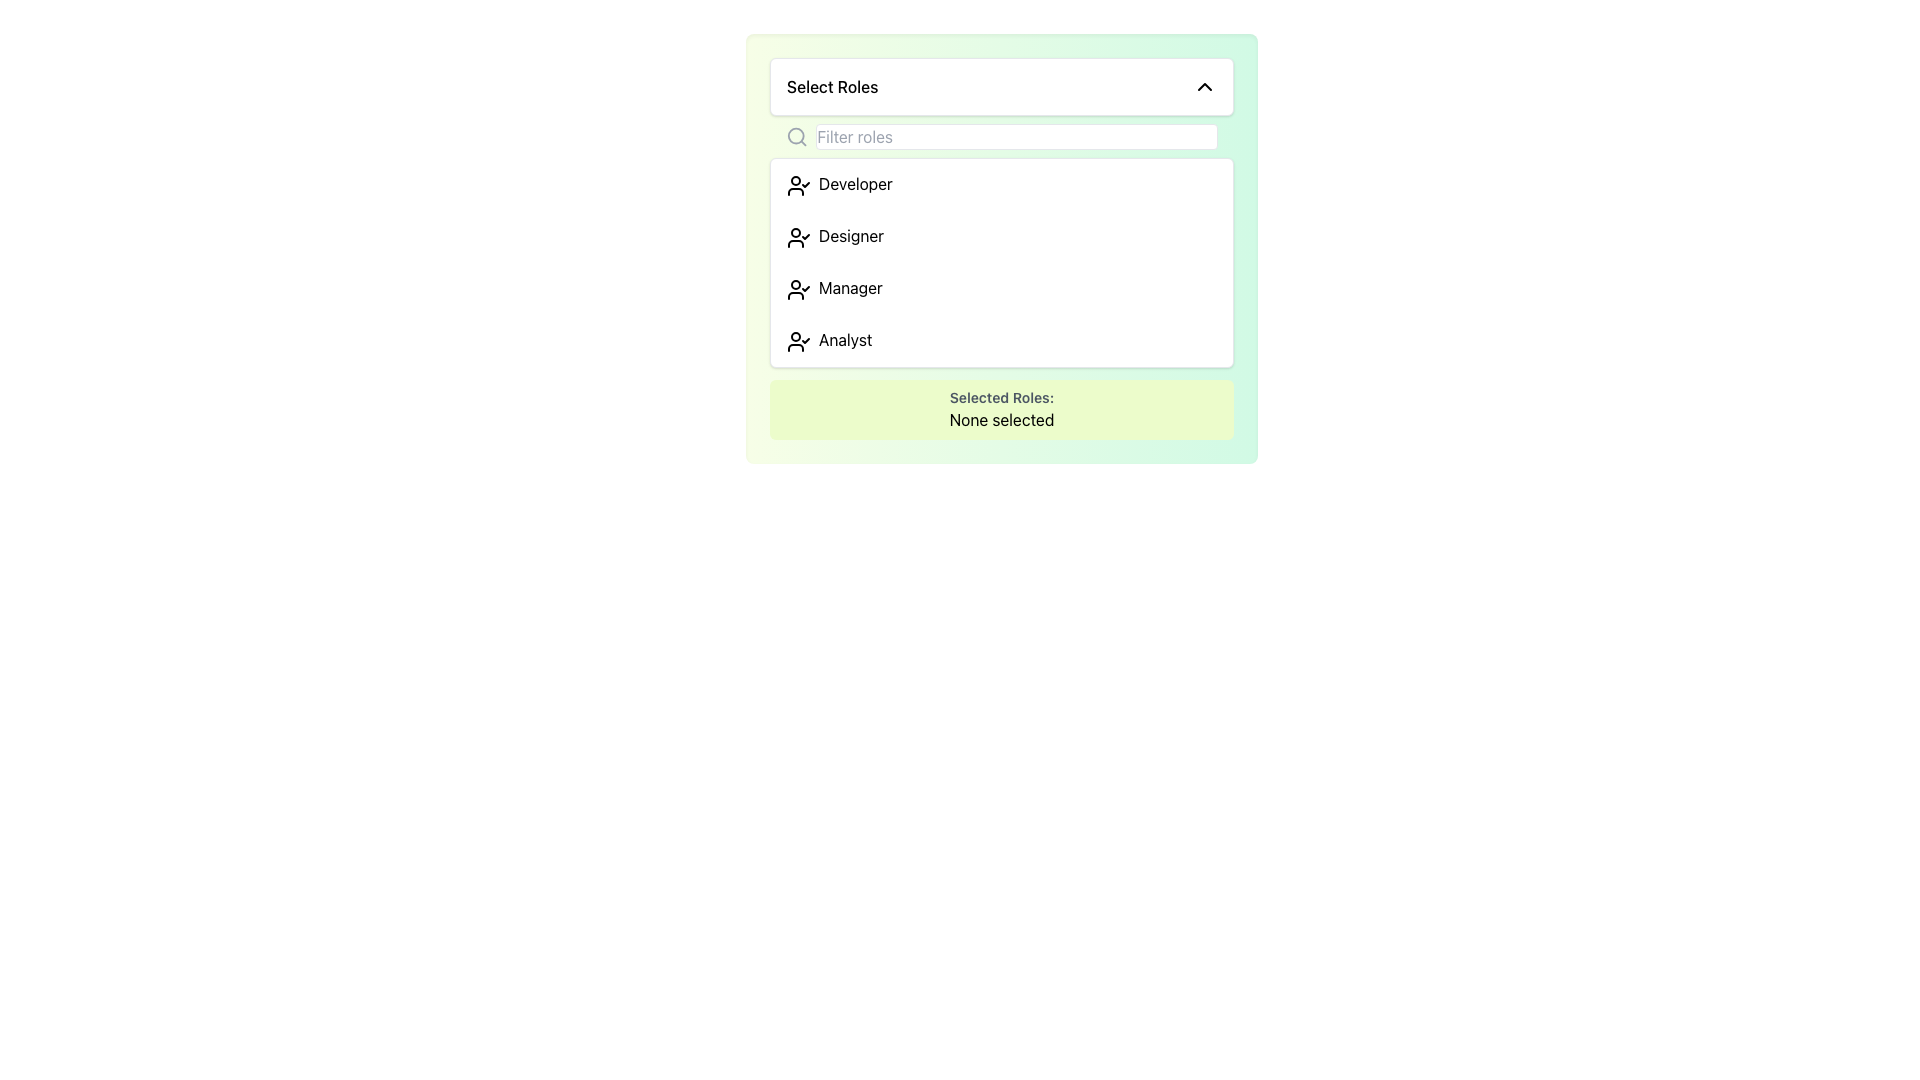  Describe the element at coordinates (796, 136) in the screenshot. I see `the magnifying glass icon that signifies the search feature for the 'Filter roles' text input box` at that location.